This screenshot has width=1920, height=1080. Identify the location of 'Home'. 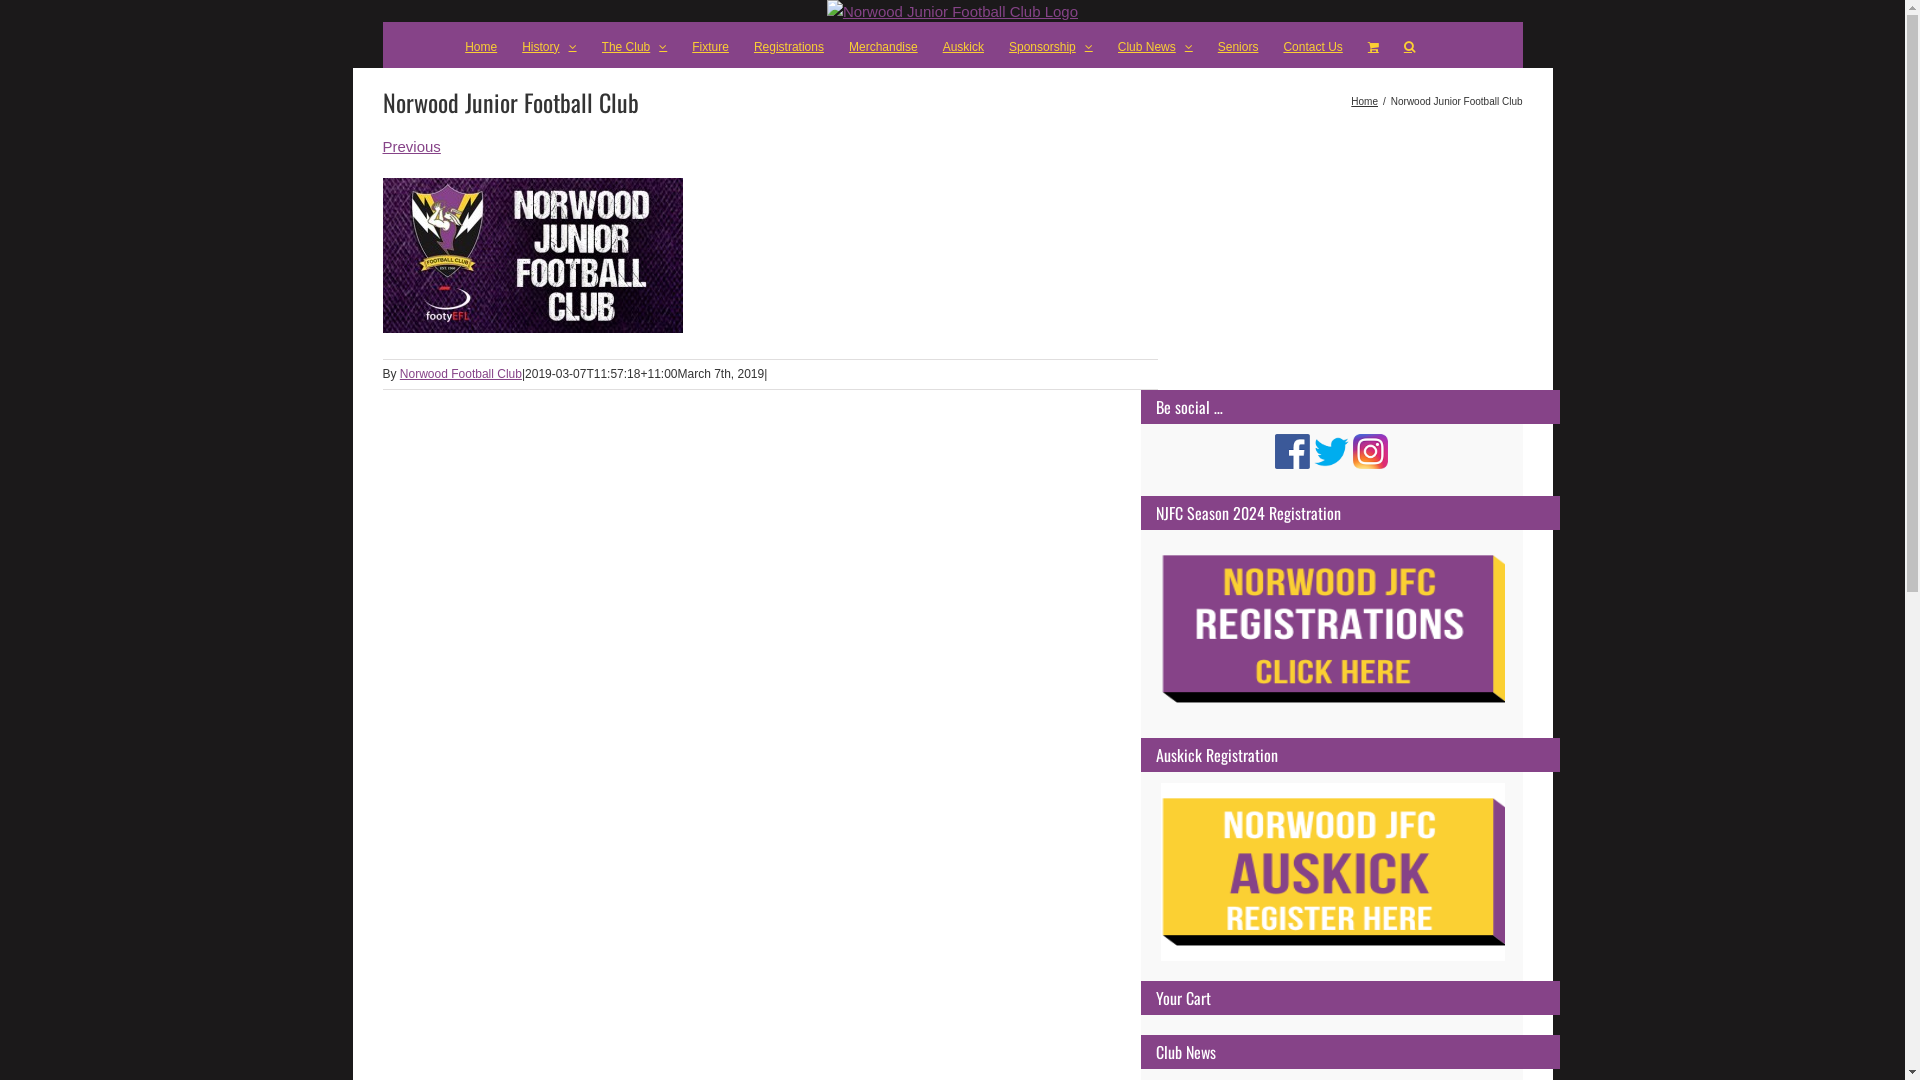
(1363, 101).